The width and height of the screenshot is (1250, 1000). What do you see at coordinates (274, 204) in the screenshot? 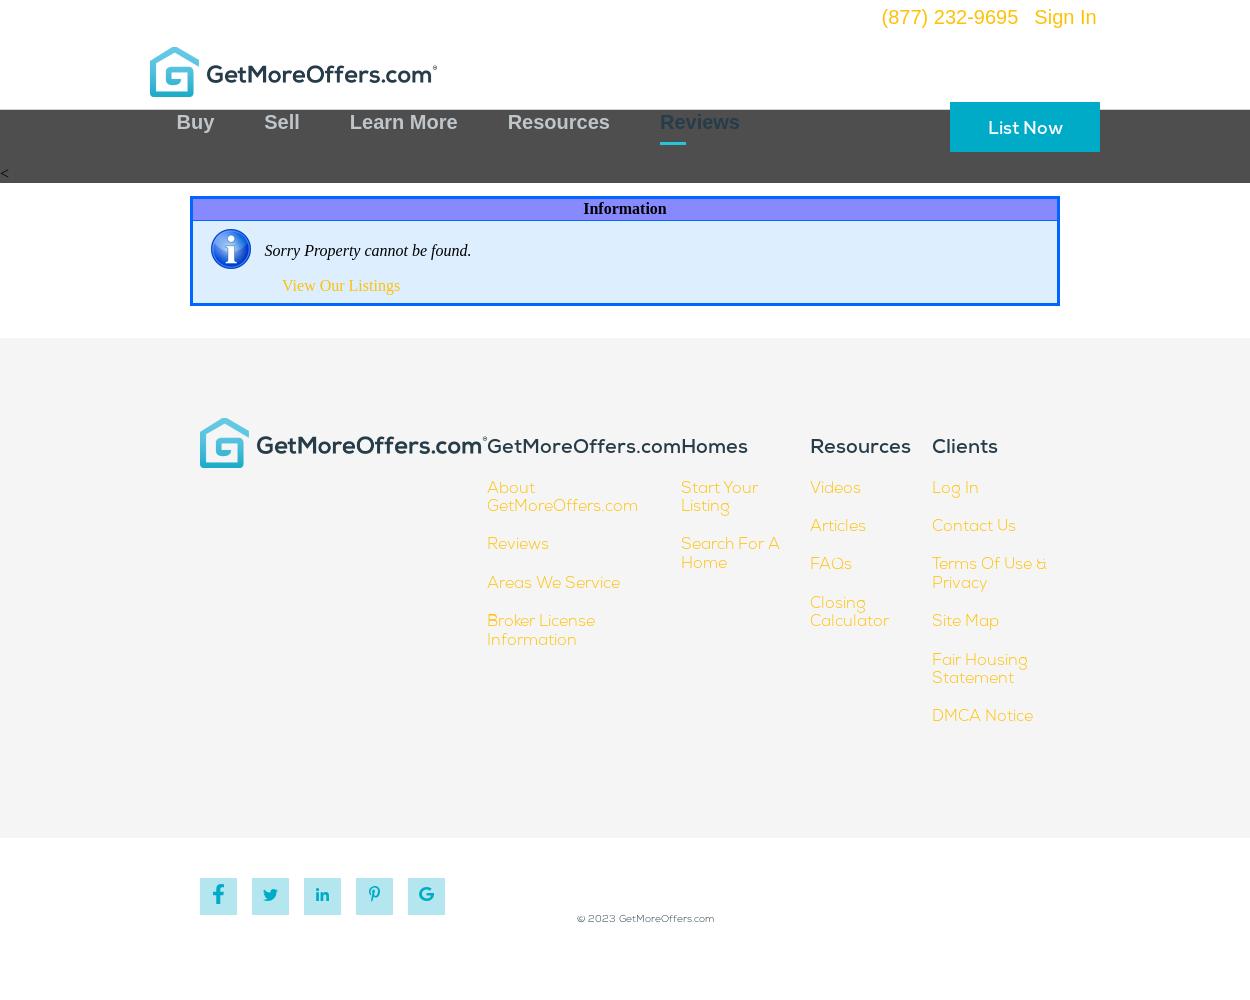
I see `'Program Comparison'` at bounding box center [274, 204].